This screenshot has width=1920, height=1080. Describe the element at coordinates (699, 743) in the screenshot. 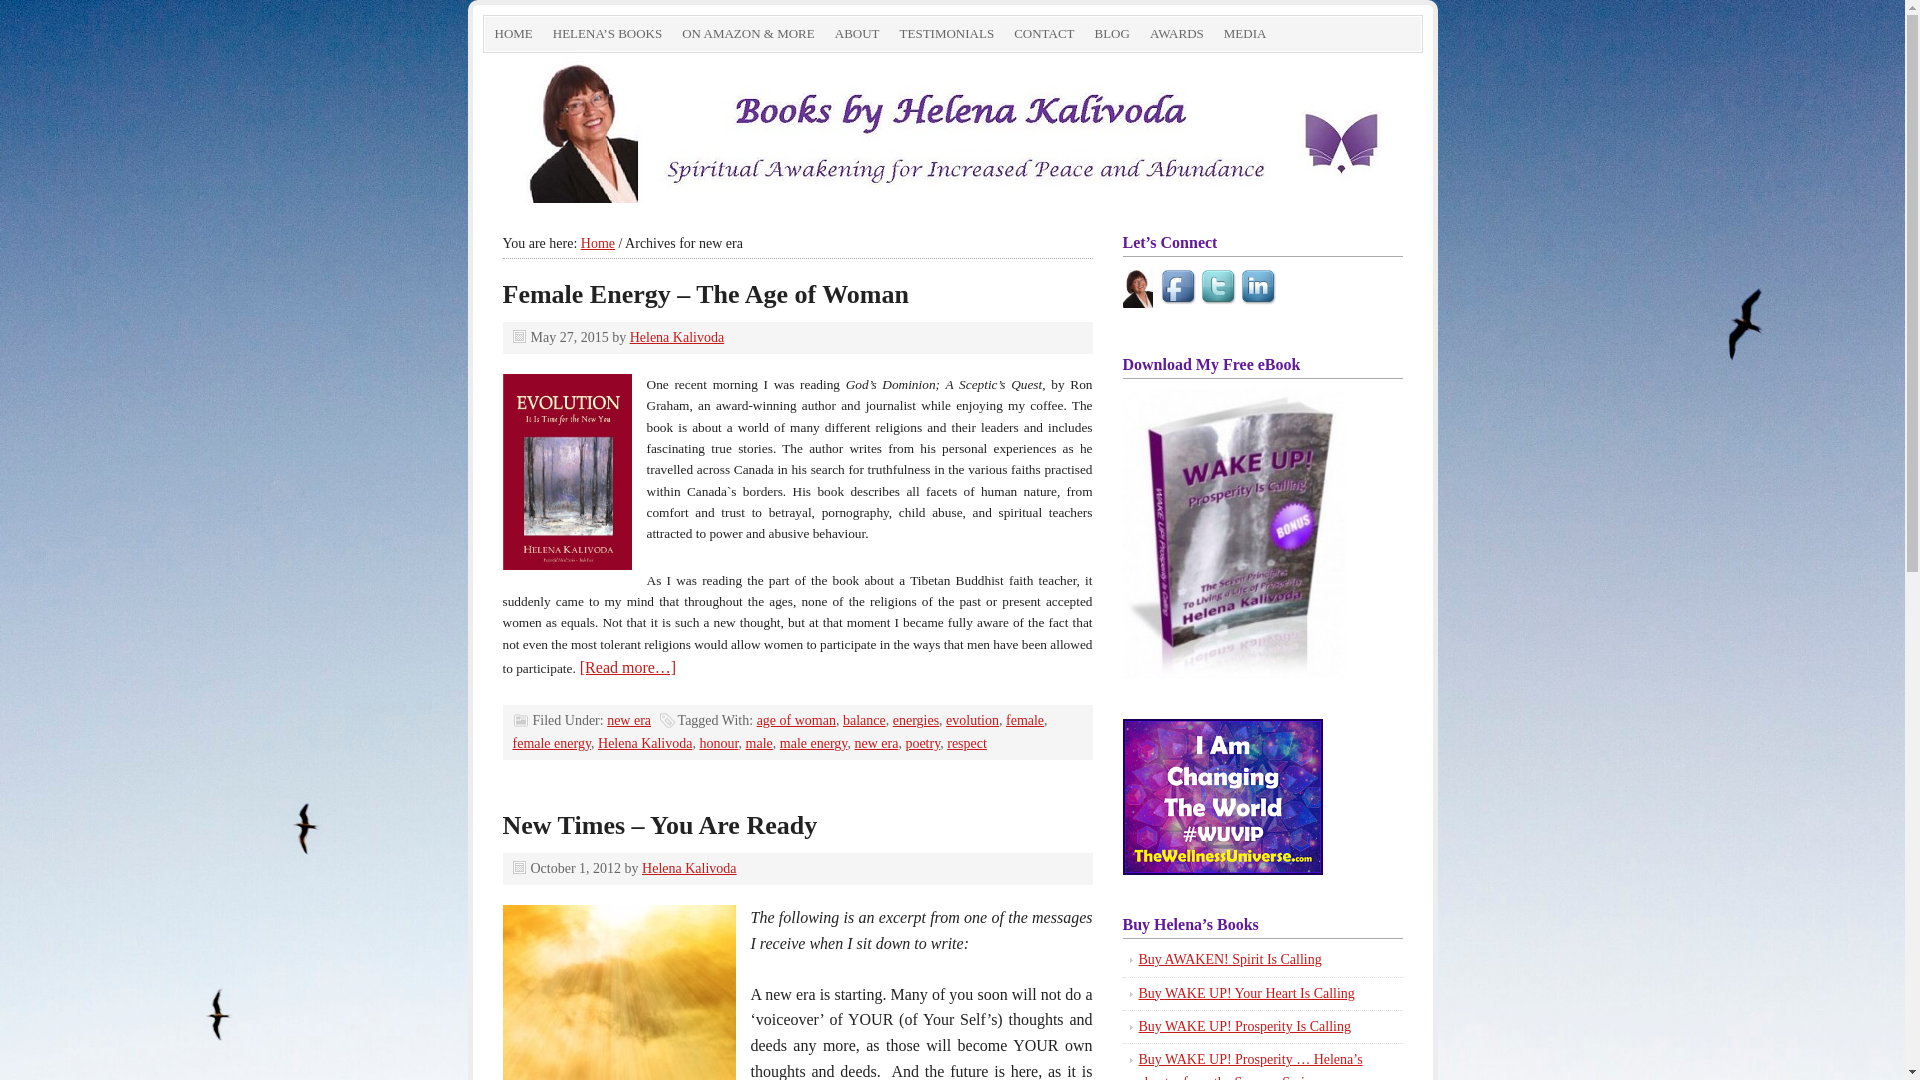

I see `'honour'` at that location.